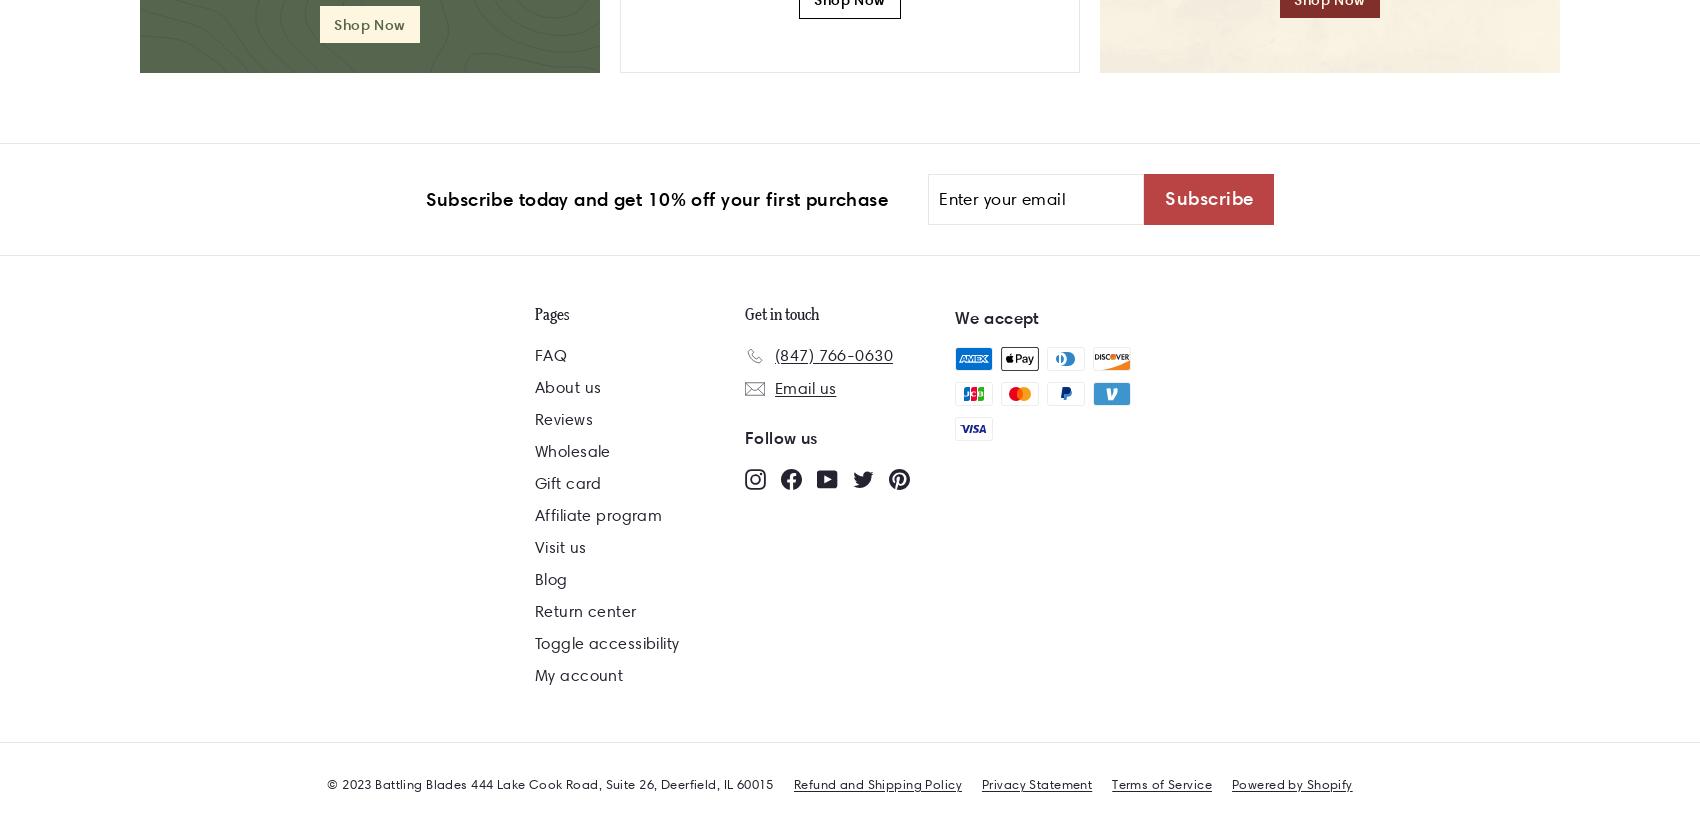 This screenshot has width=1700, height=826. Describe the element at coordinates (549, 577) in the screenshot. I see `'Blog'` at that location.